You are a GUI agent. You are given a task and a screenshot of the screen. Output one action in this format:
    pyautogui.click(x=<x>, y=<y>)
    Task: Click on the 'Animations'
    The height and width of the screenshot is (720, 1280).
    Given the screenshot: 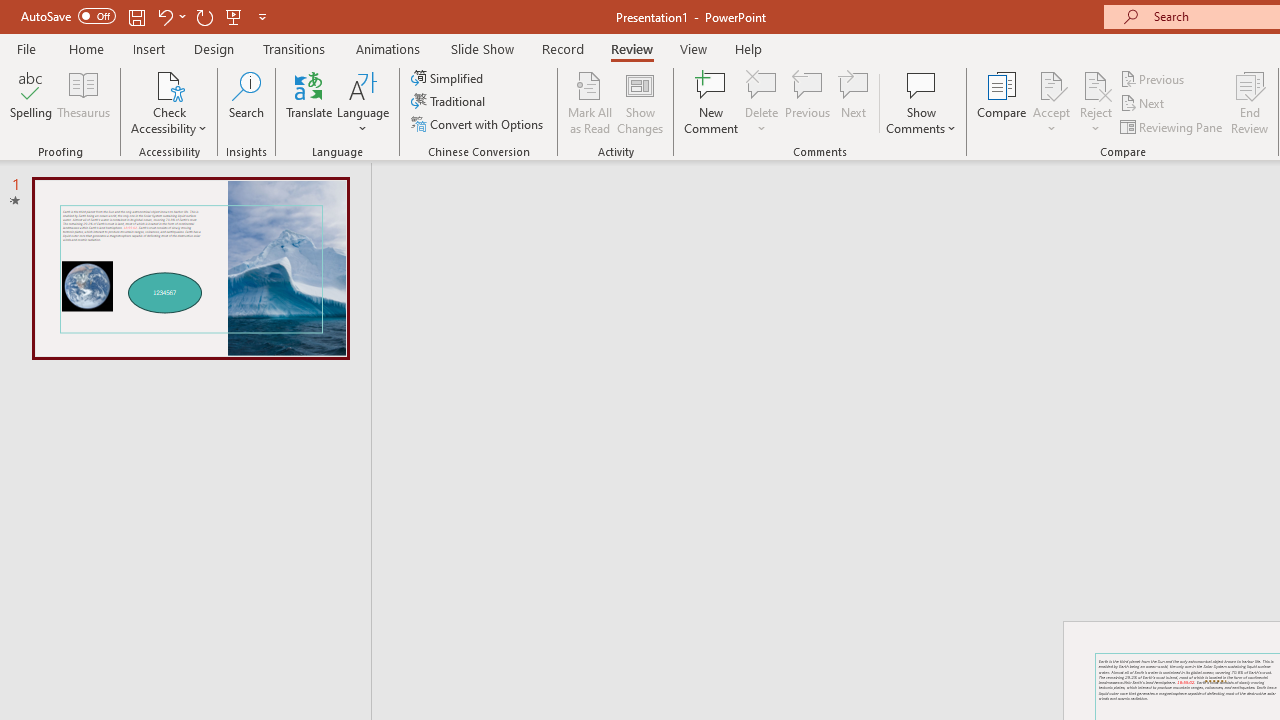 What is the action you would take?
    pyautogui.click(x=388, y=48)
    